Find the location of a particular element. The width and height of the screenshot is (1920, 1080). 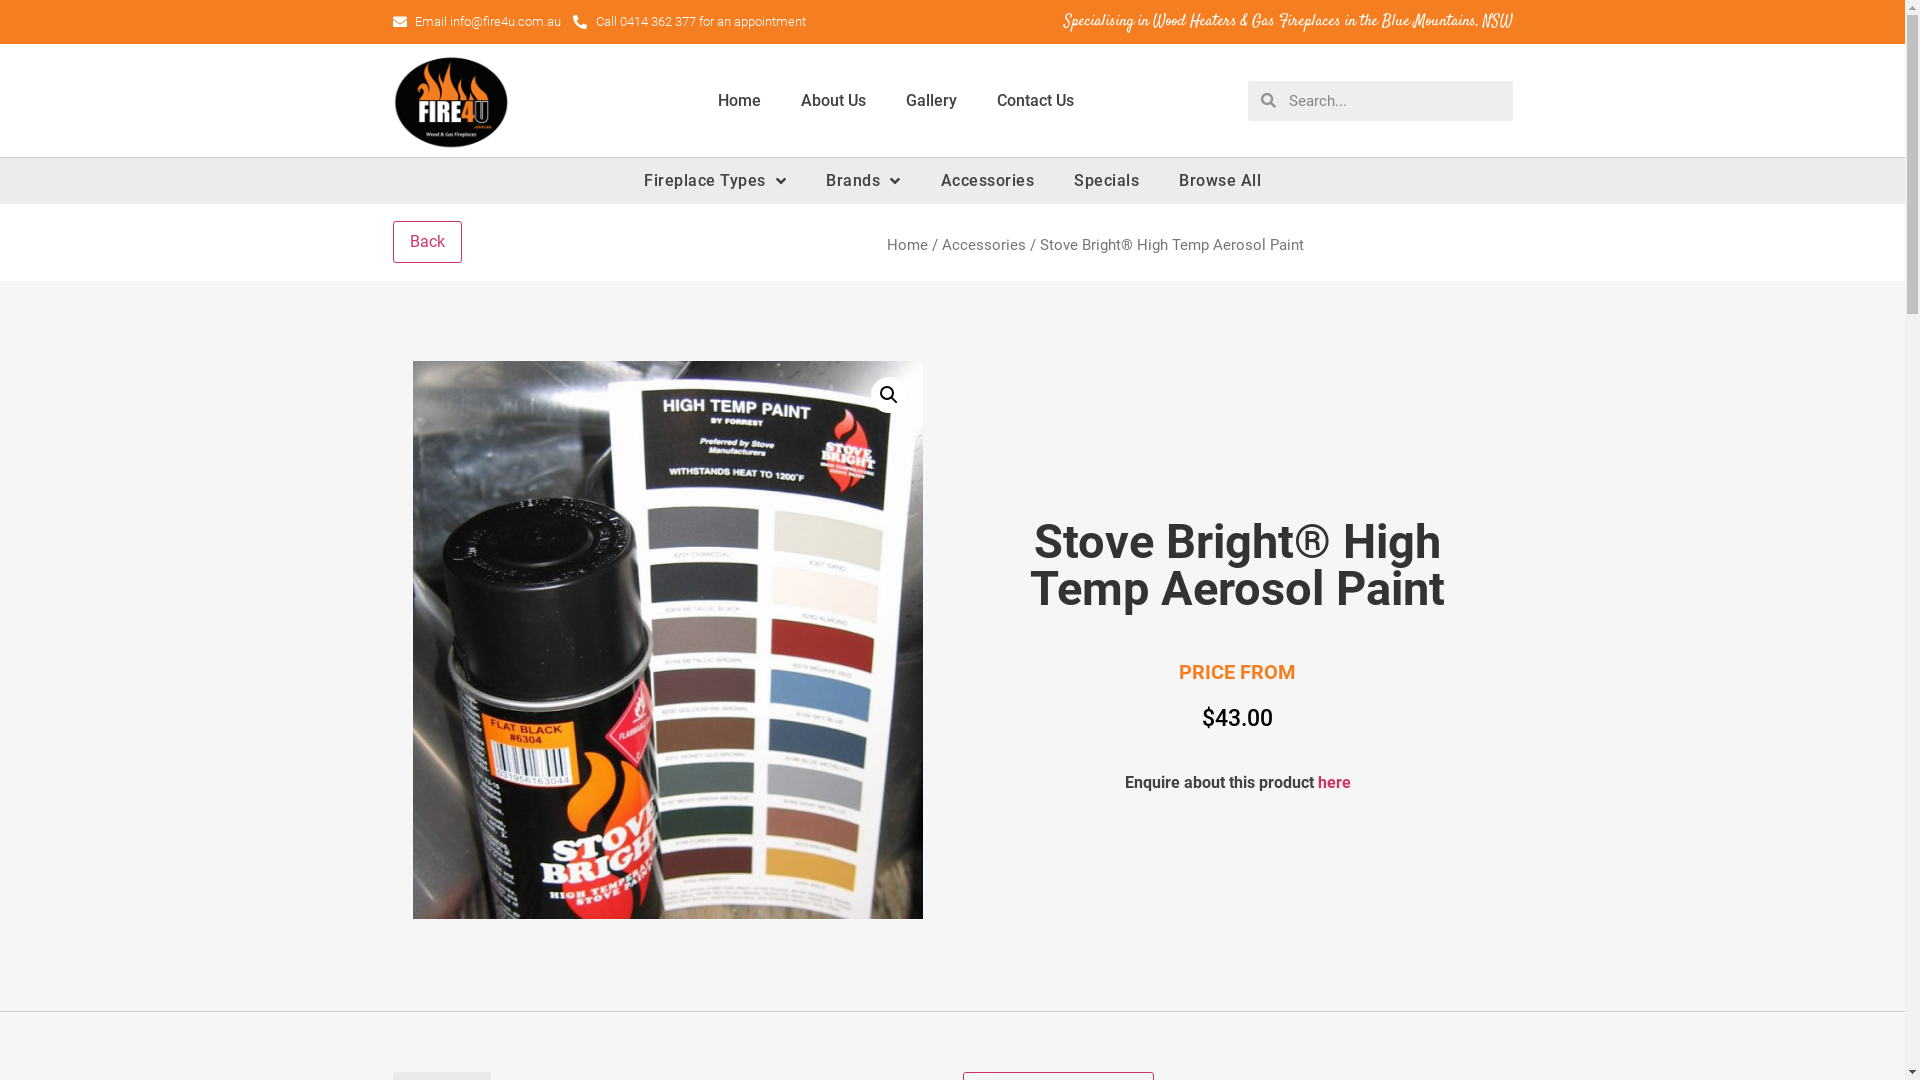

'Specials' is located at coordinates (1105, 181).